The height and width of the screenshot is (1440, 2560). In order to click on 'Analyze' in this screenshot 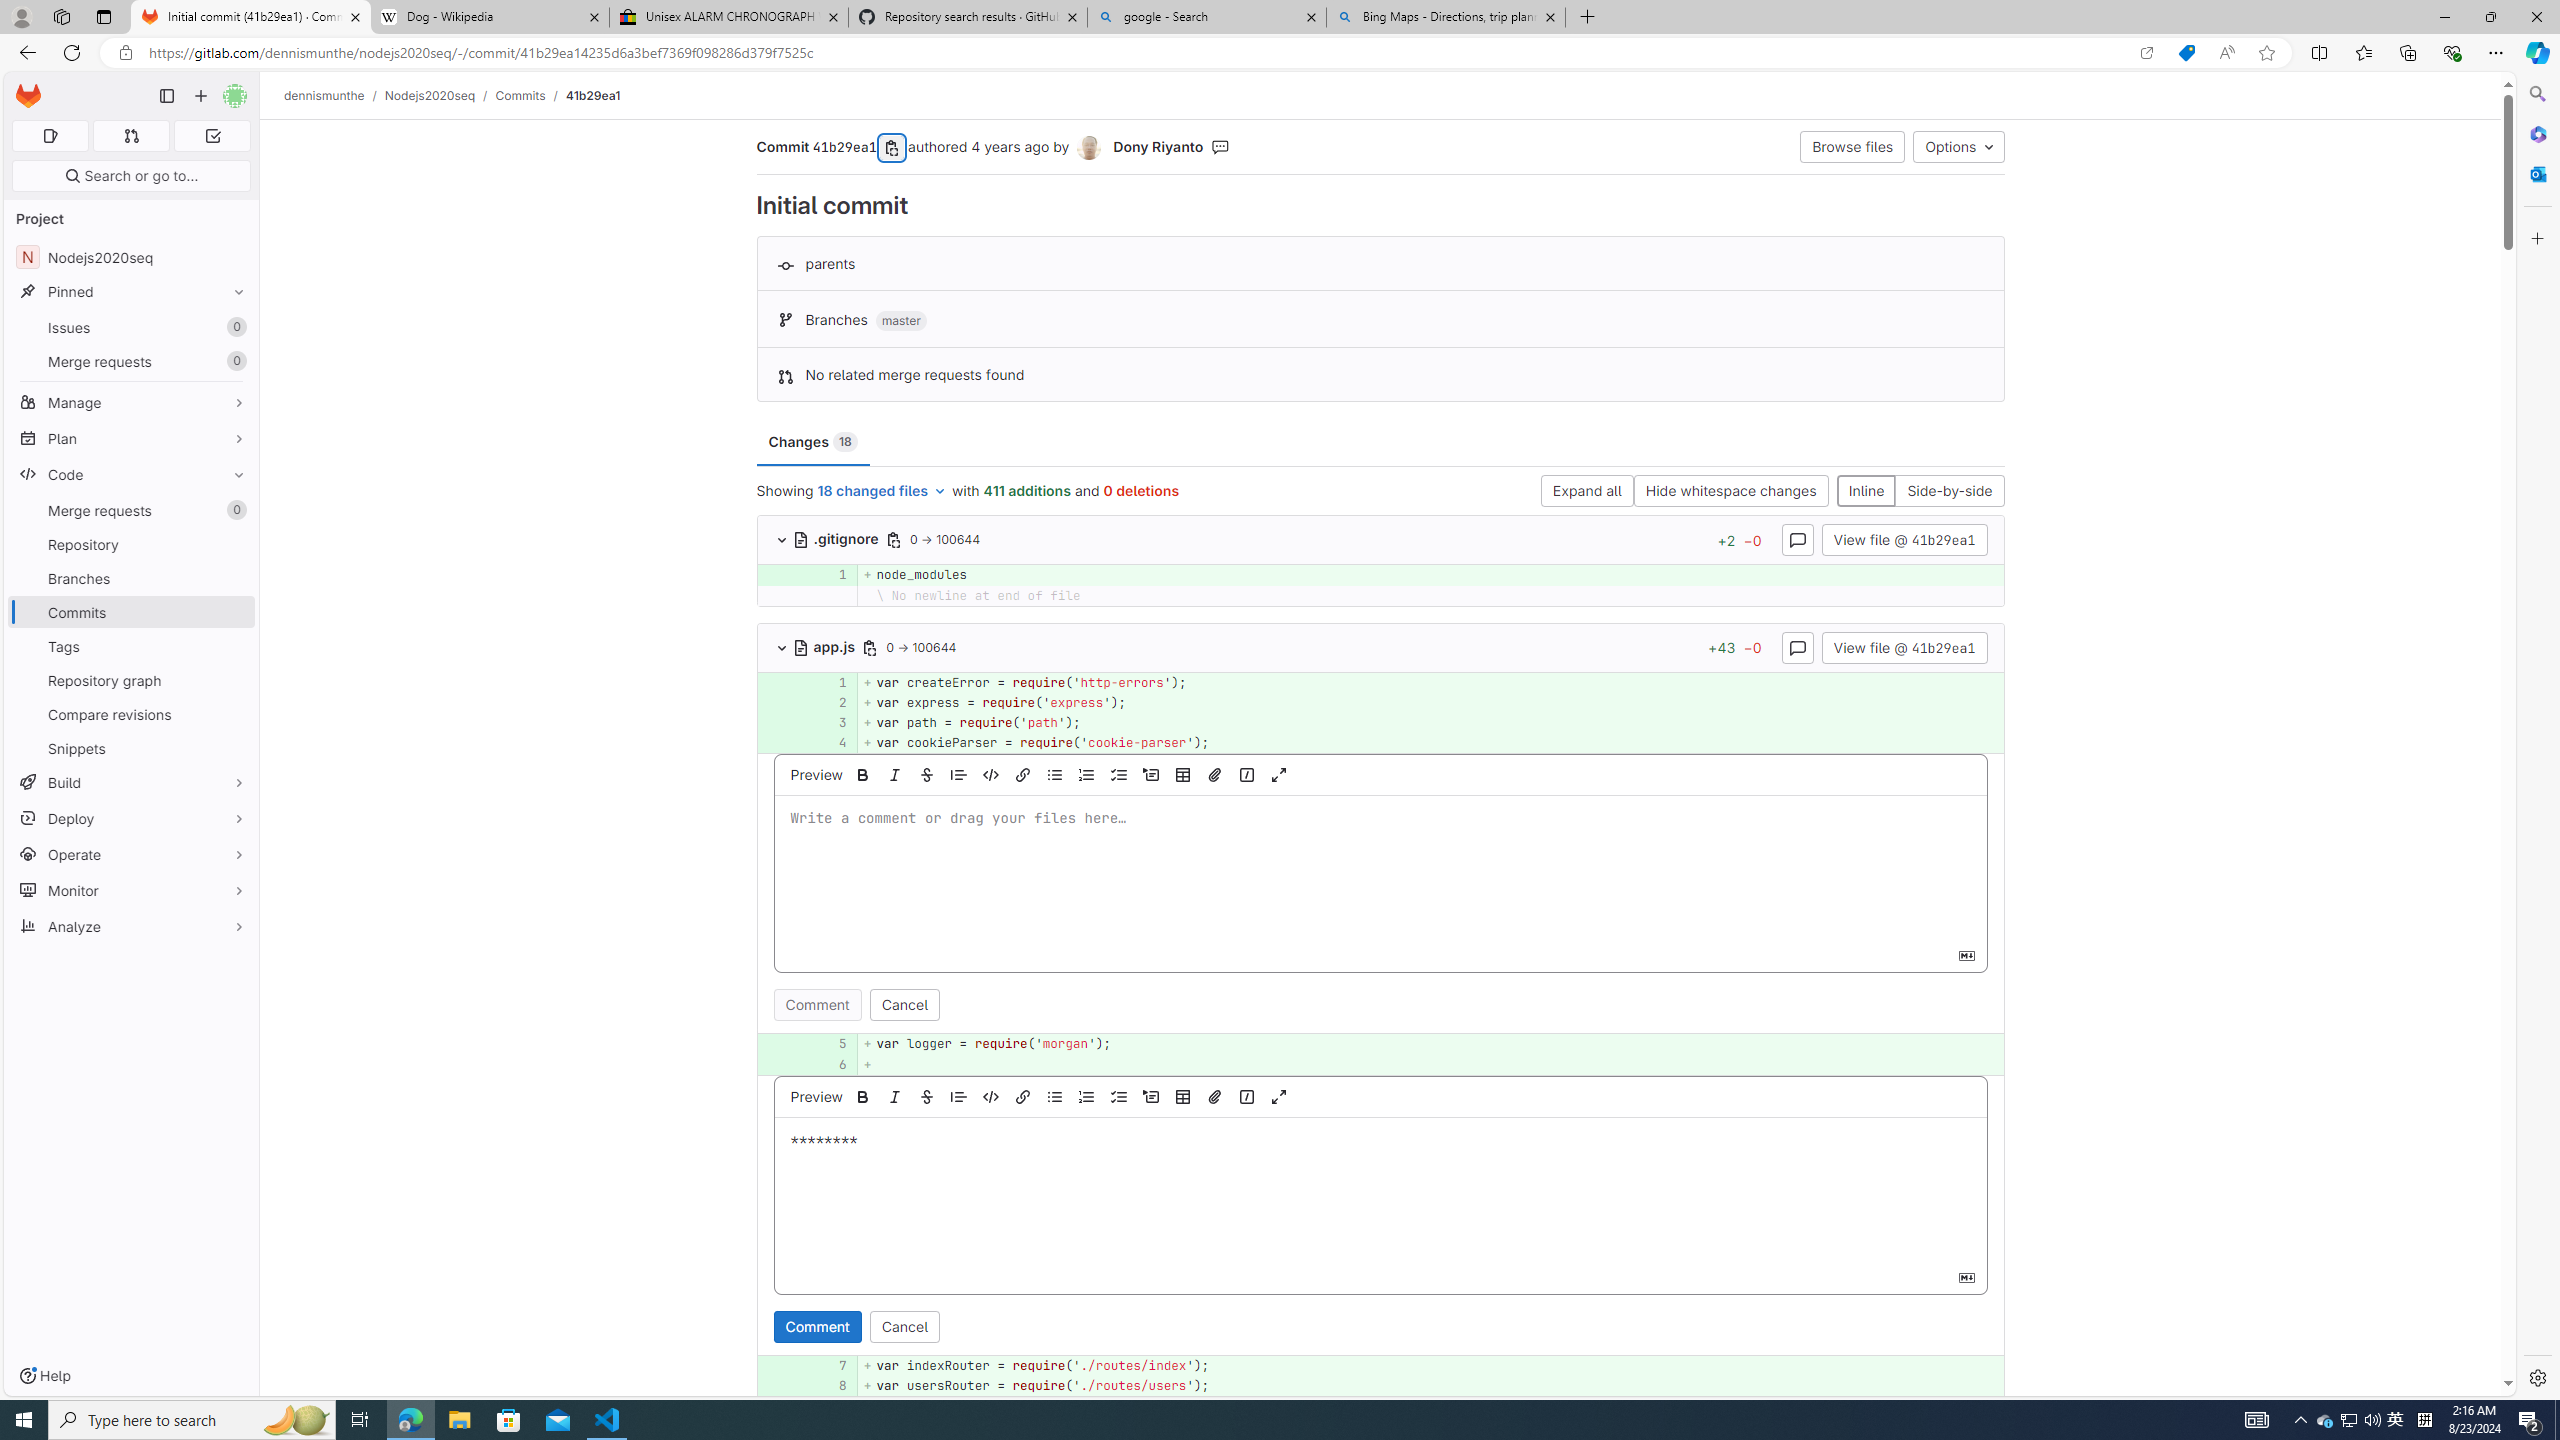, I will do `click(130, 926)`.